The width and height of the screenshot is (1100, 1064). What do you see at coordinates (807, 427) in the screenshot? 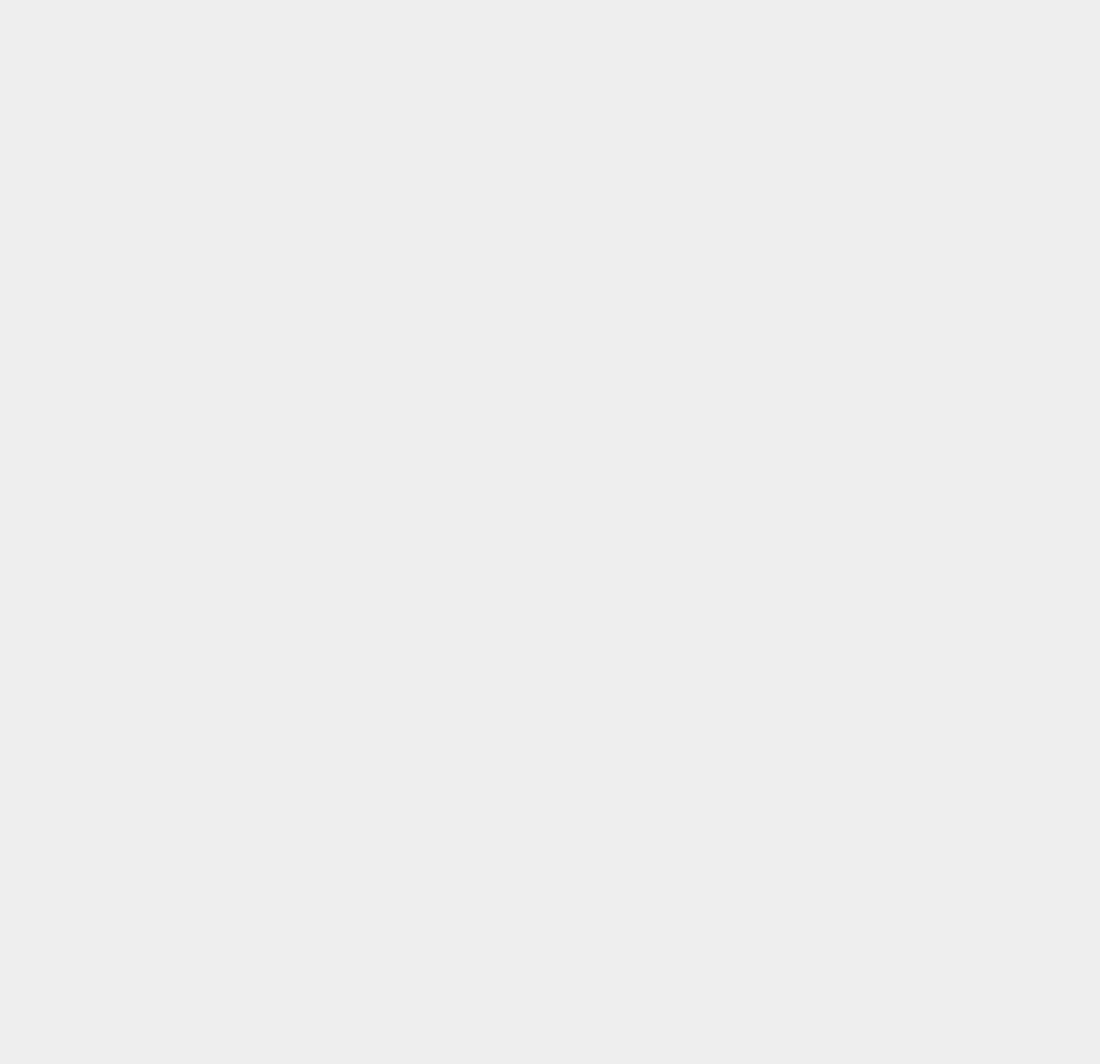
I see `'Android 6'` at bounding box center [807, 427].